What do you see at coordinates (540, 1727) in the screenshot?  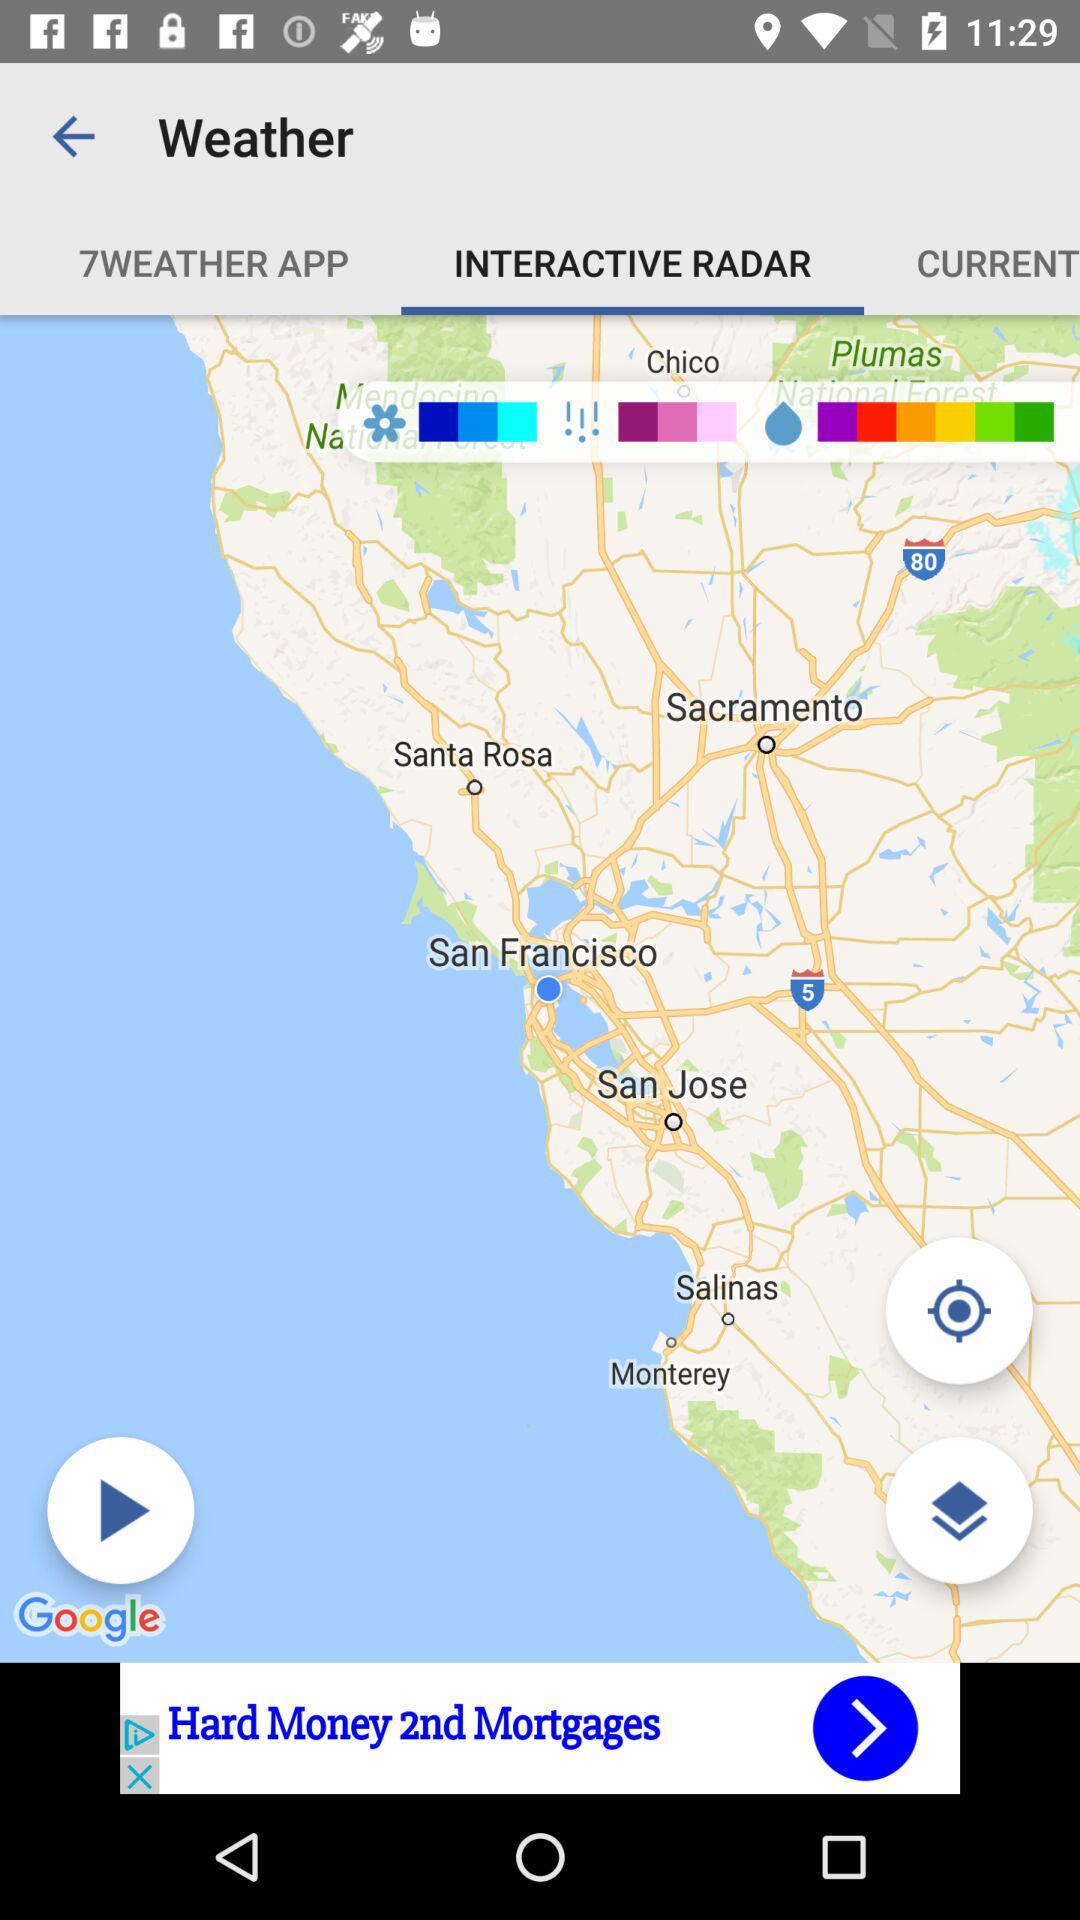 I see `advertisement` at bounding box center [540, 1727].